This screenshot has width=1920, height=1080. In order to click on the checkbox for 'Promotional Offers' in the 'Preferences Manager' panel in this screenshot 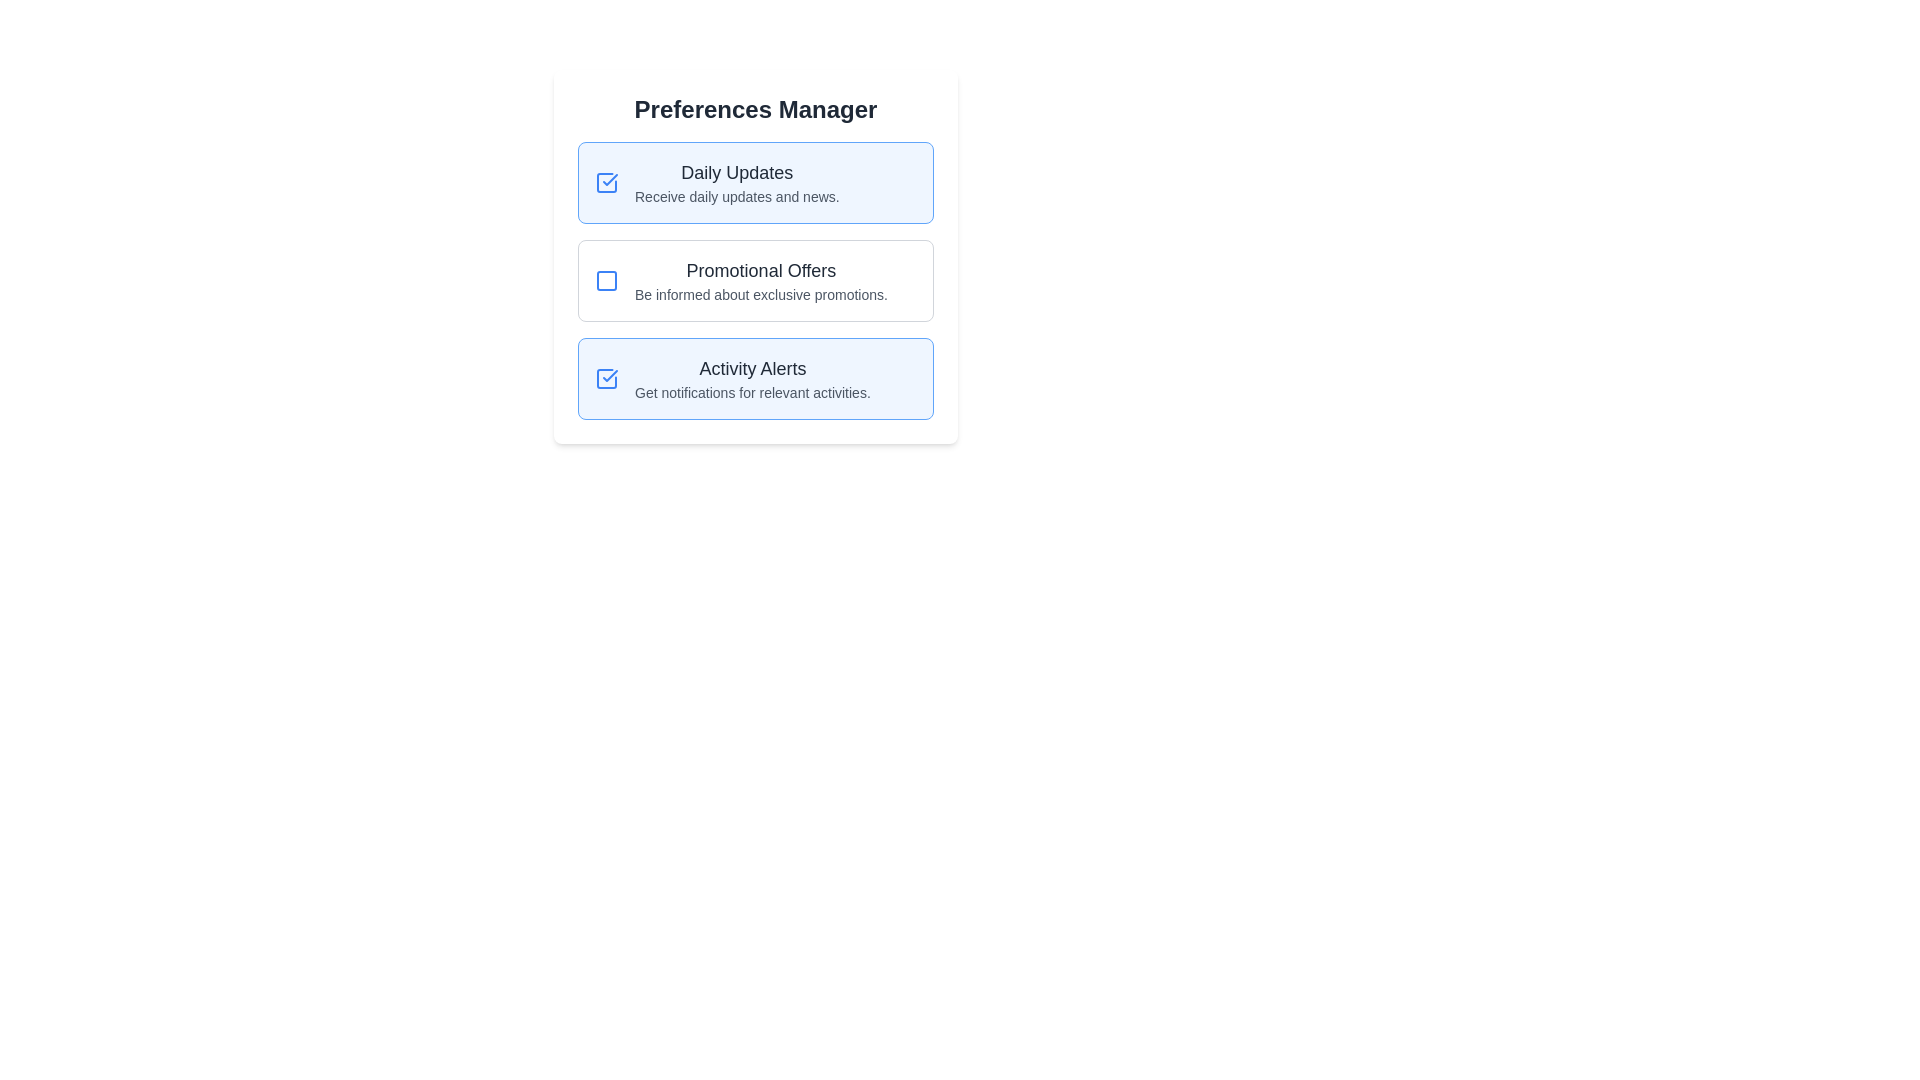, I will do `click(605, 281)`.